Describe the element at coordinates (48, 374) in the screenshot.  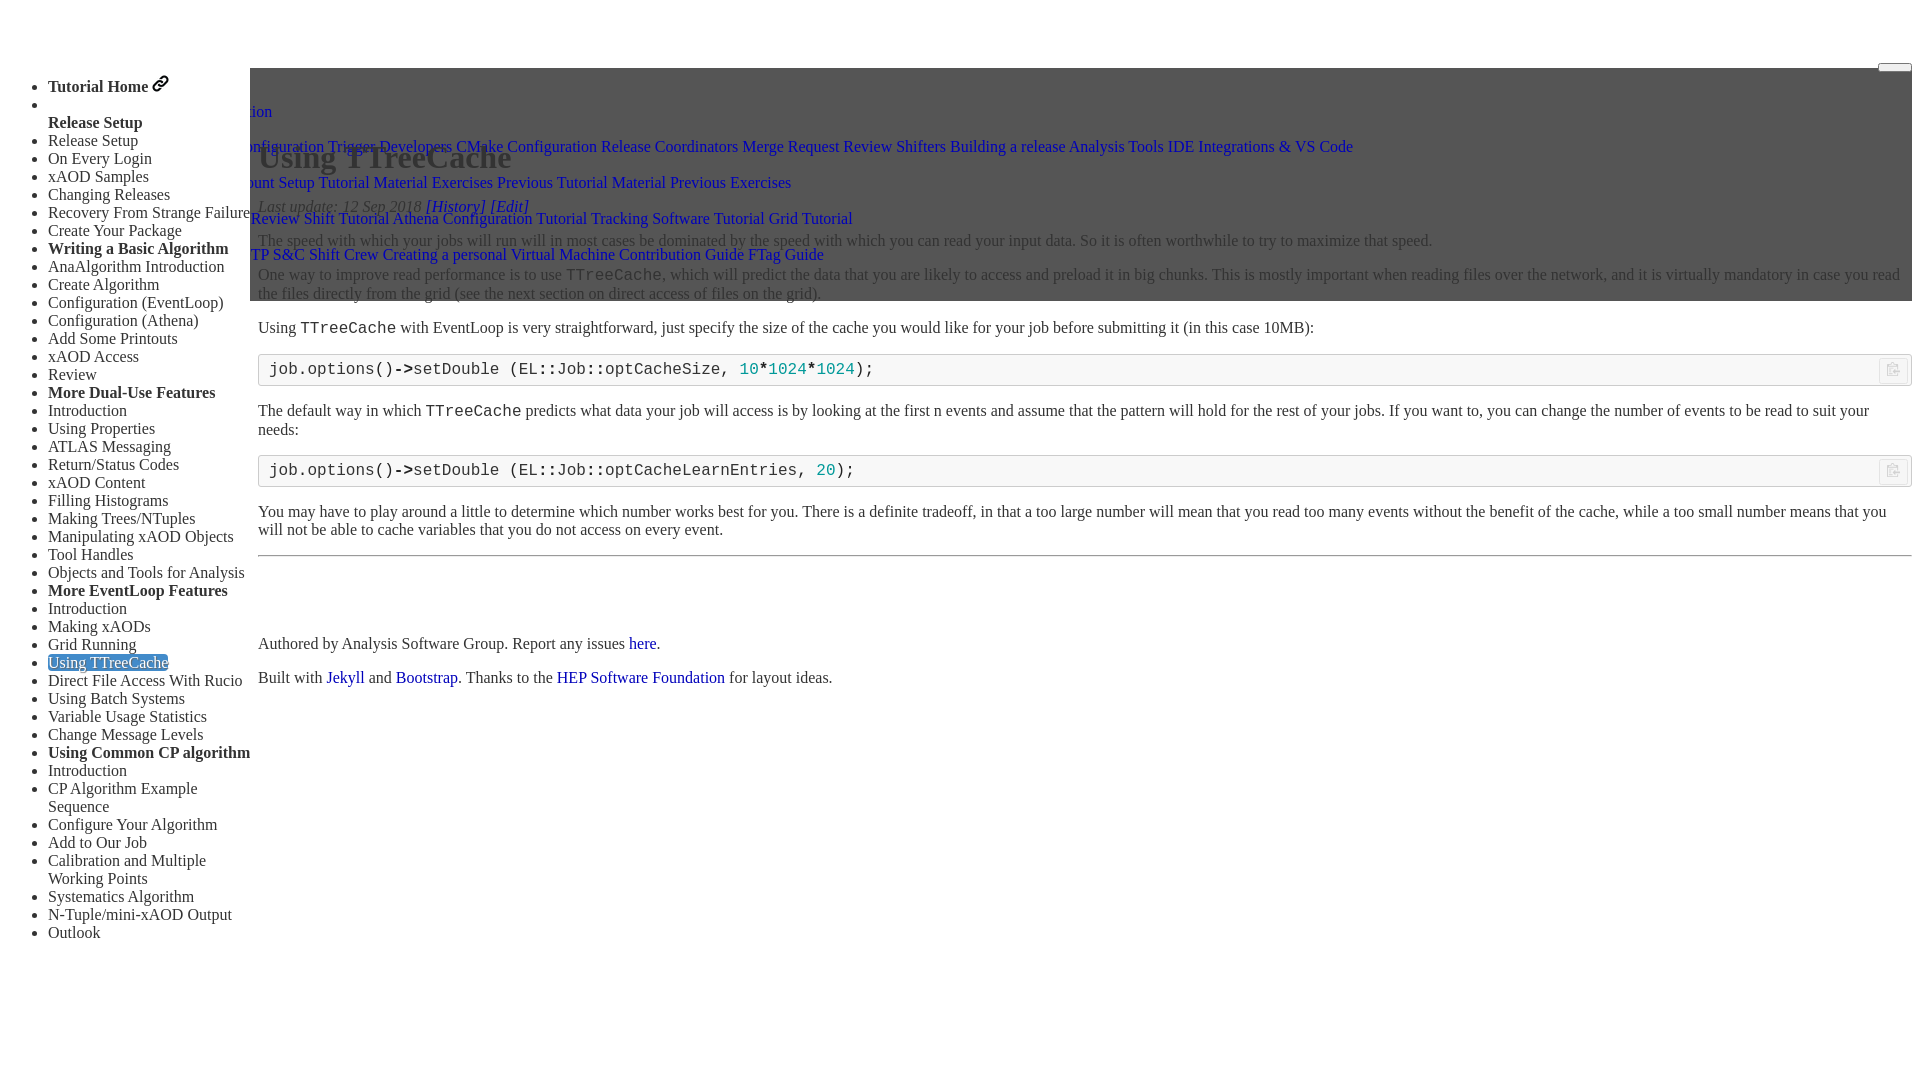
I see `'Review'` at that location.